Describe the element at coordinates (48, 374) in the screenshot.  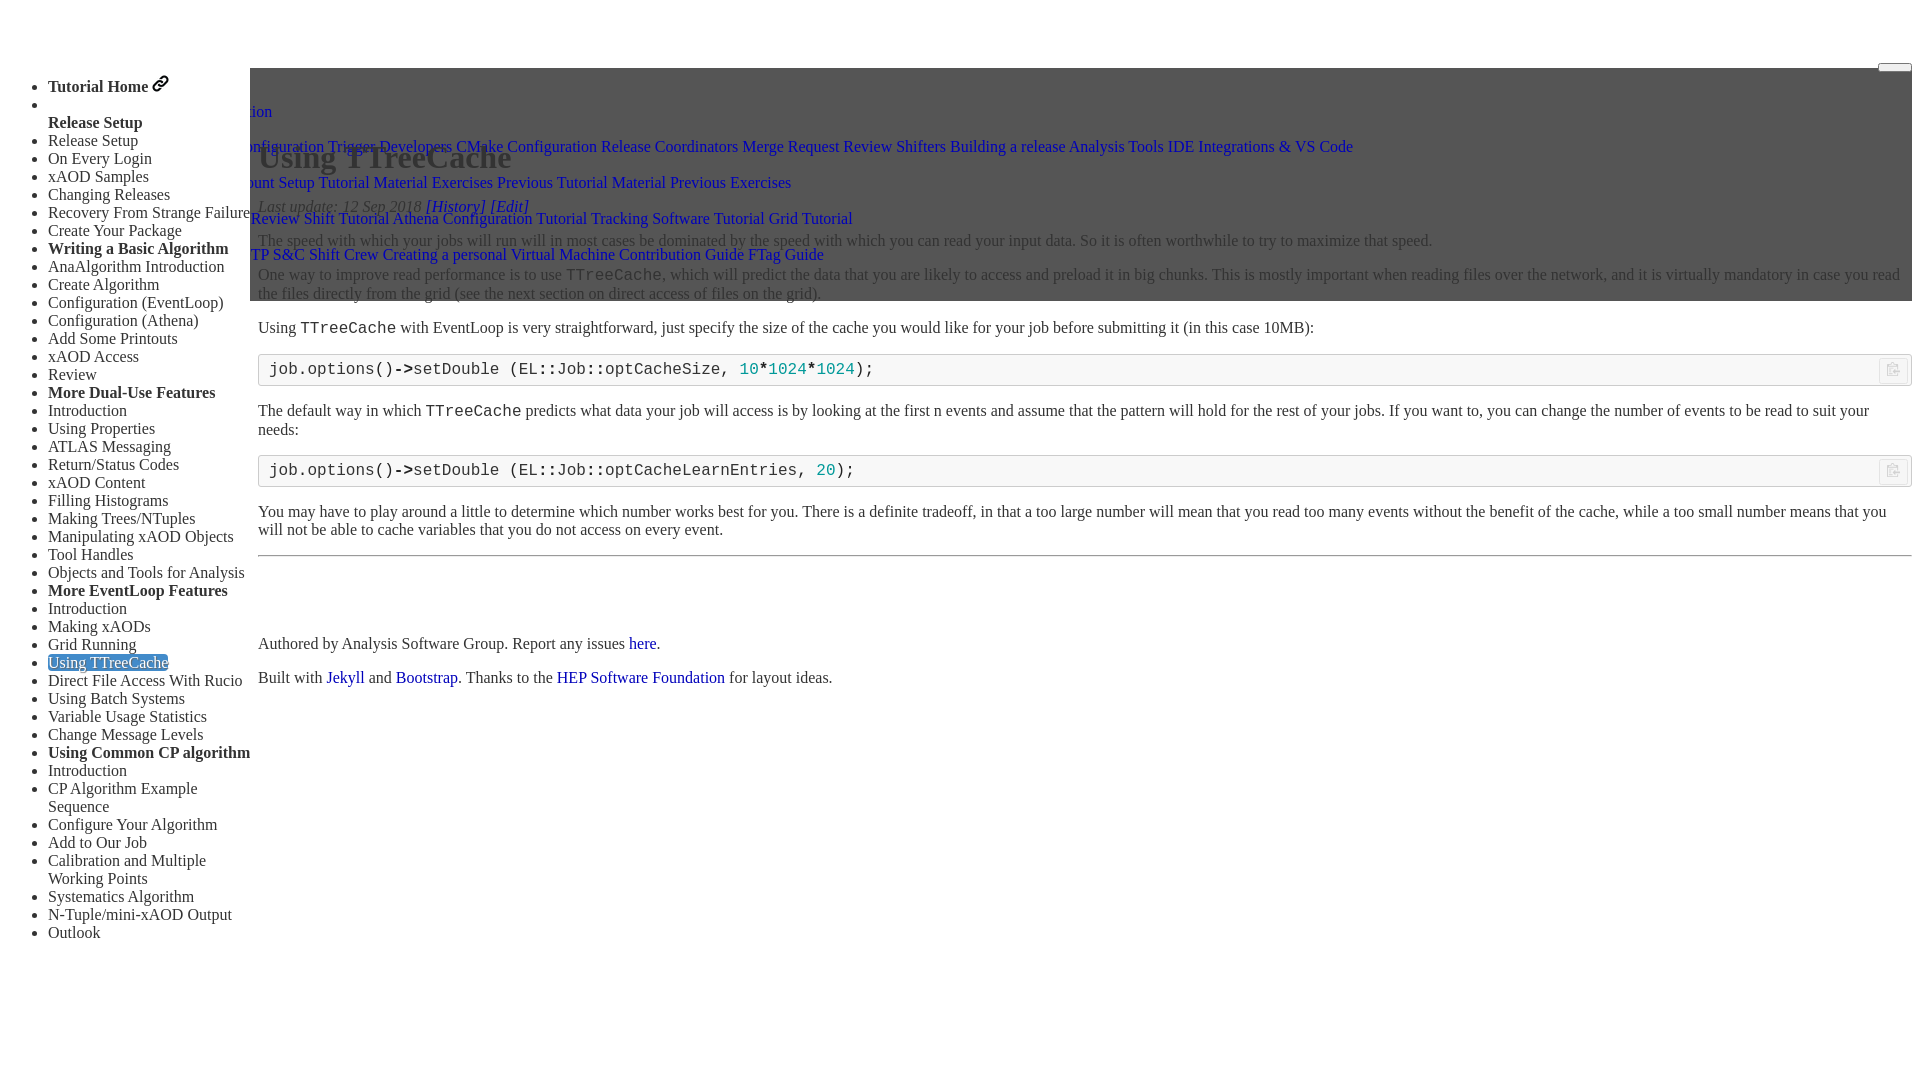
I see `'Review'` at that location.